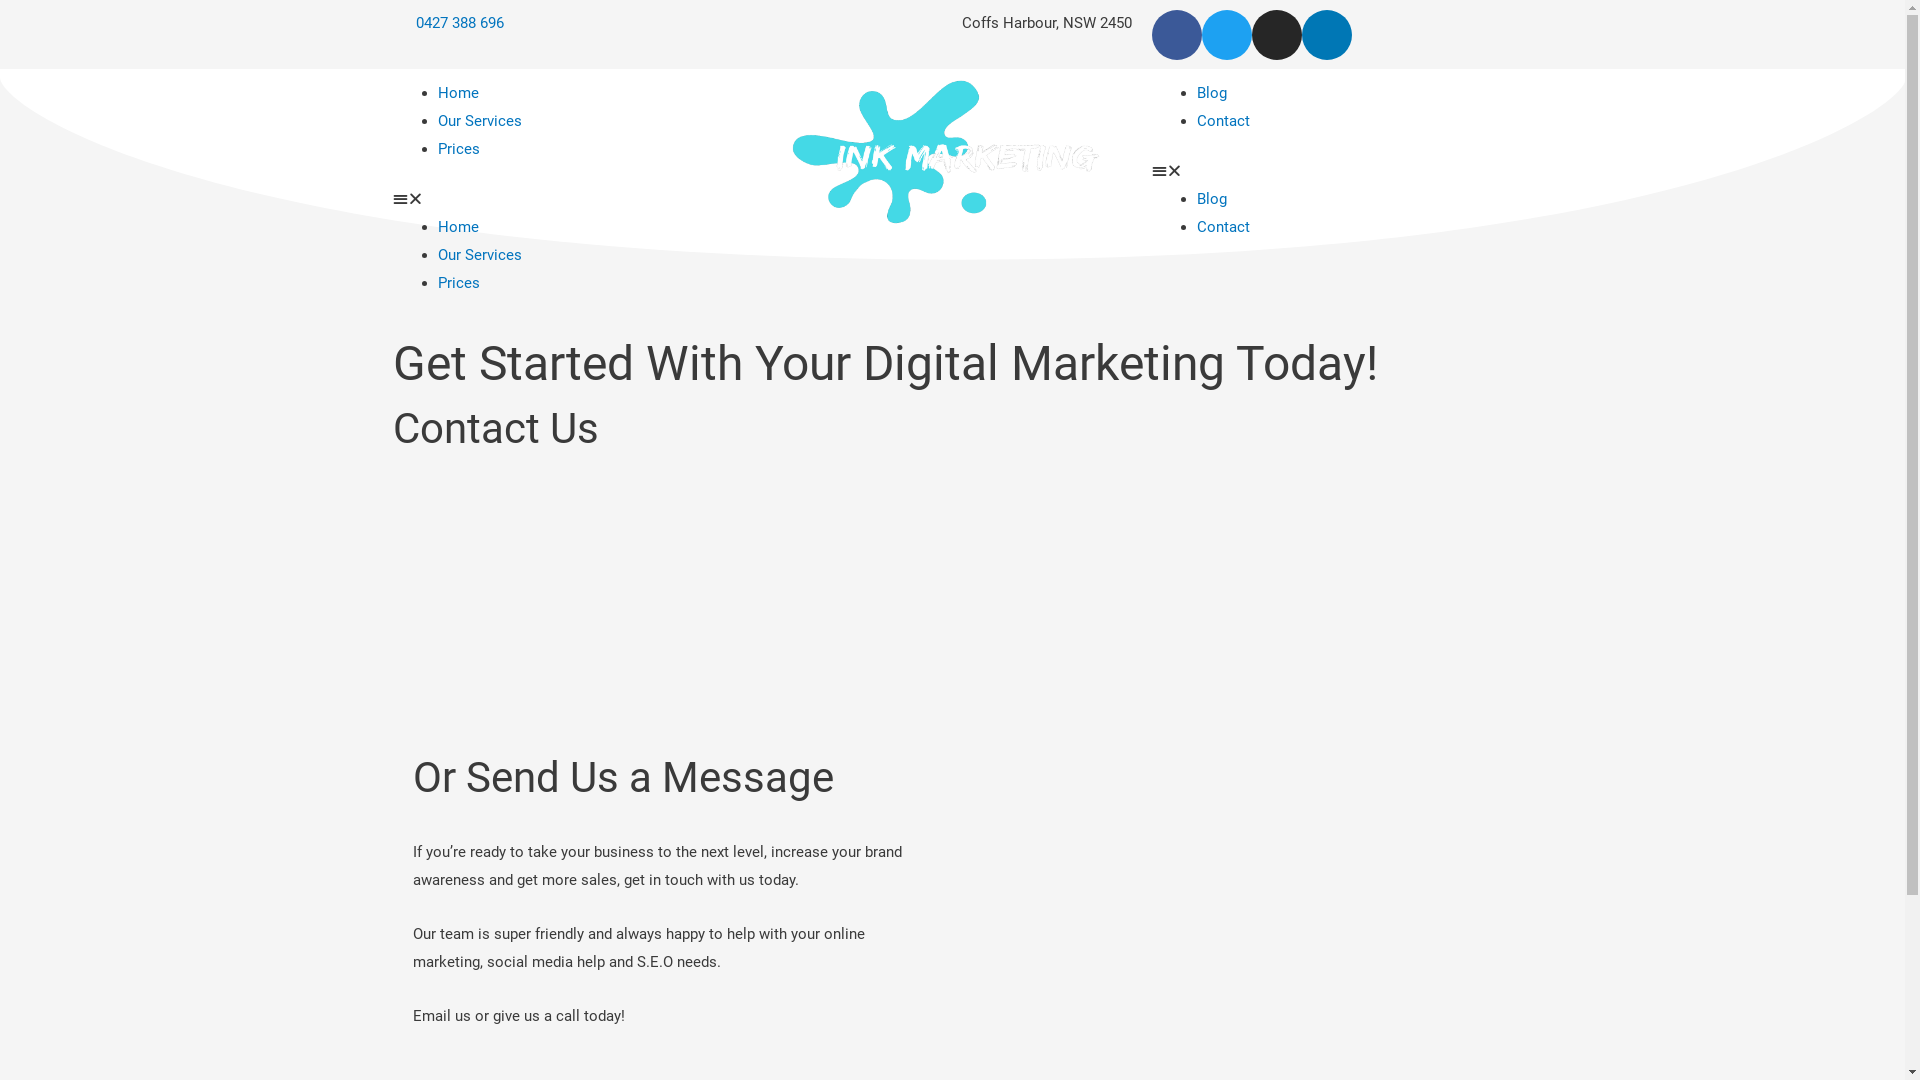  What do you see at coordinates (436, 253) in the screenshot?
I see `'Our Services'` at bounding box center [436, 253].